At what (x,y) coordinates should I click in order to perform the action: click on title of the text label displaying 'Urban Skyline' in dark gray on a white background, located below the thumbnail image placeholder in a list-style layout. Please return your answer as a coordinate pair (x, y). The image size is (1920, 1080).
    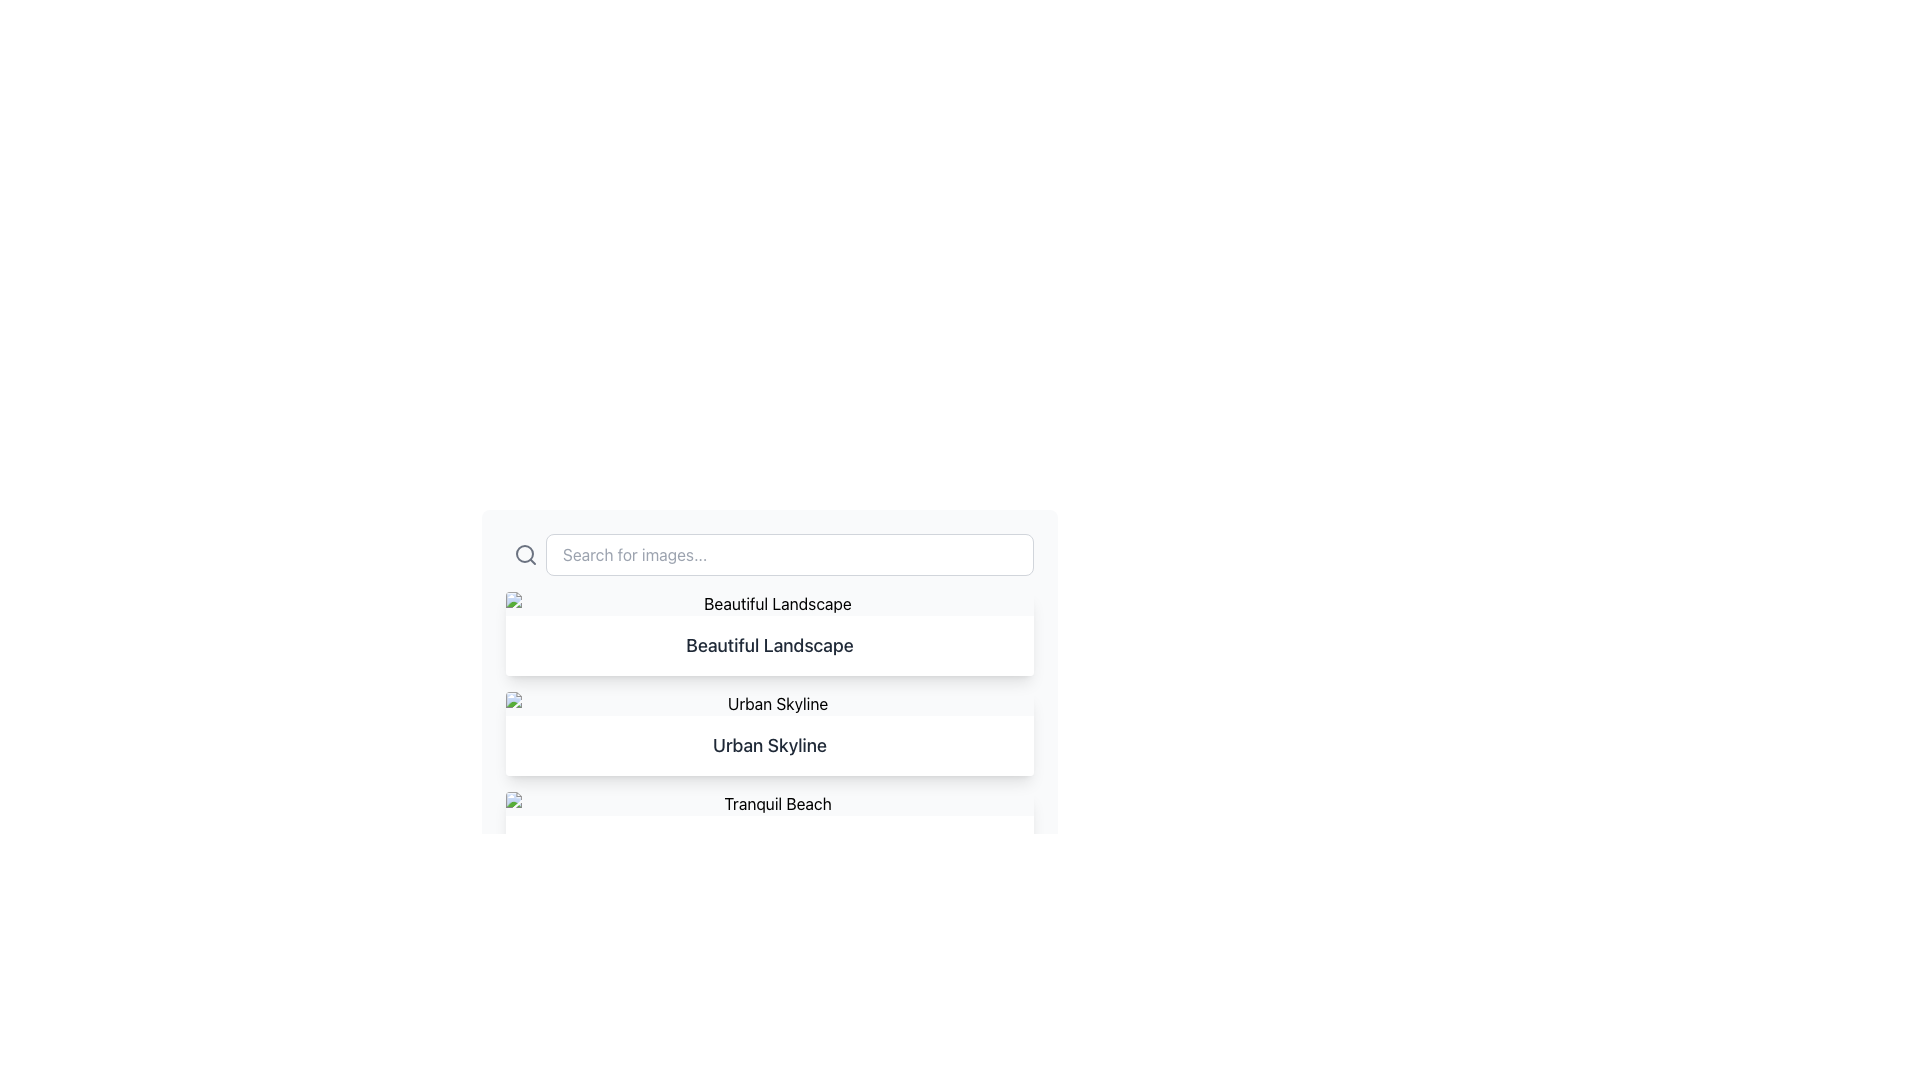
    Looking at the image, I should click on (768, 745).